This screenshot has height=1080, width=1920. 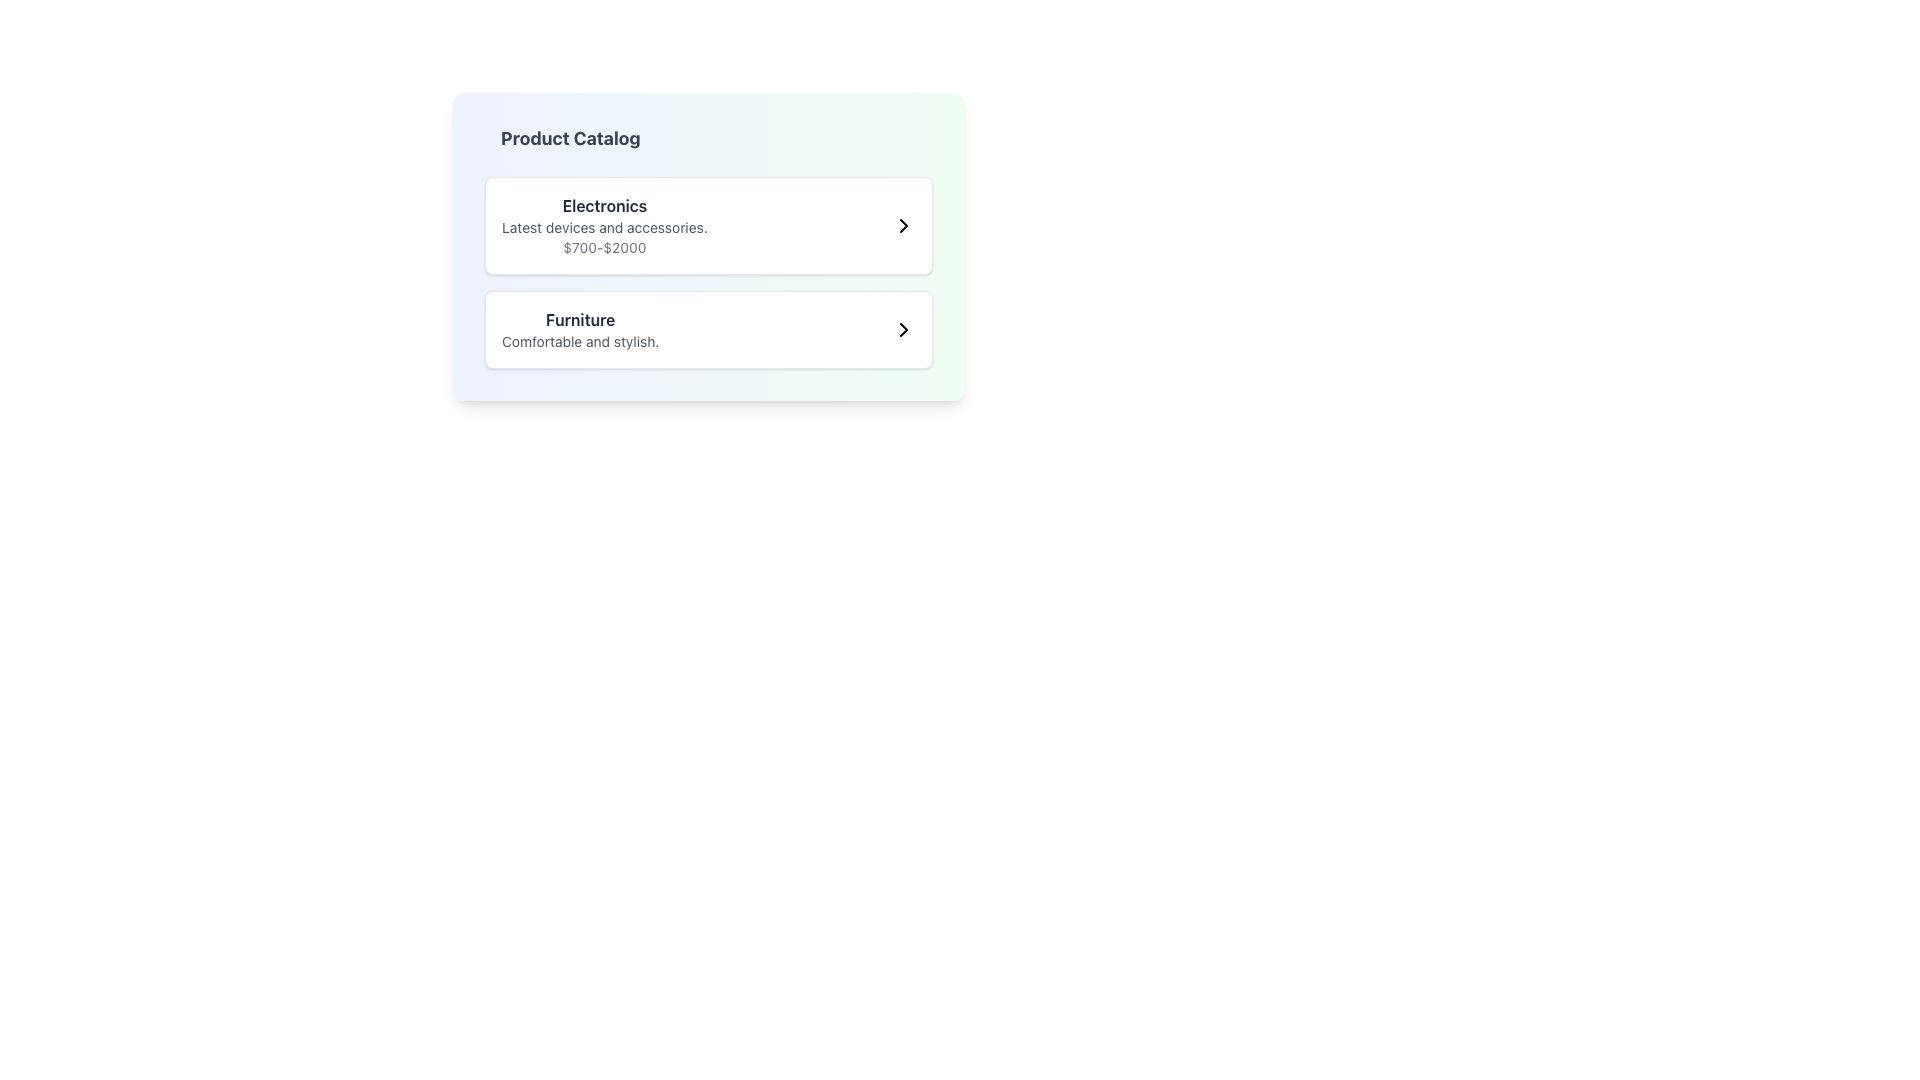 I want to click on the 'Electronics' clickable card in the Product Catalog section, so click(x=709, y=225).